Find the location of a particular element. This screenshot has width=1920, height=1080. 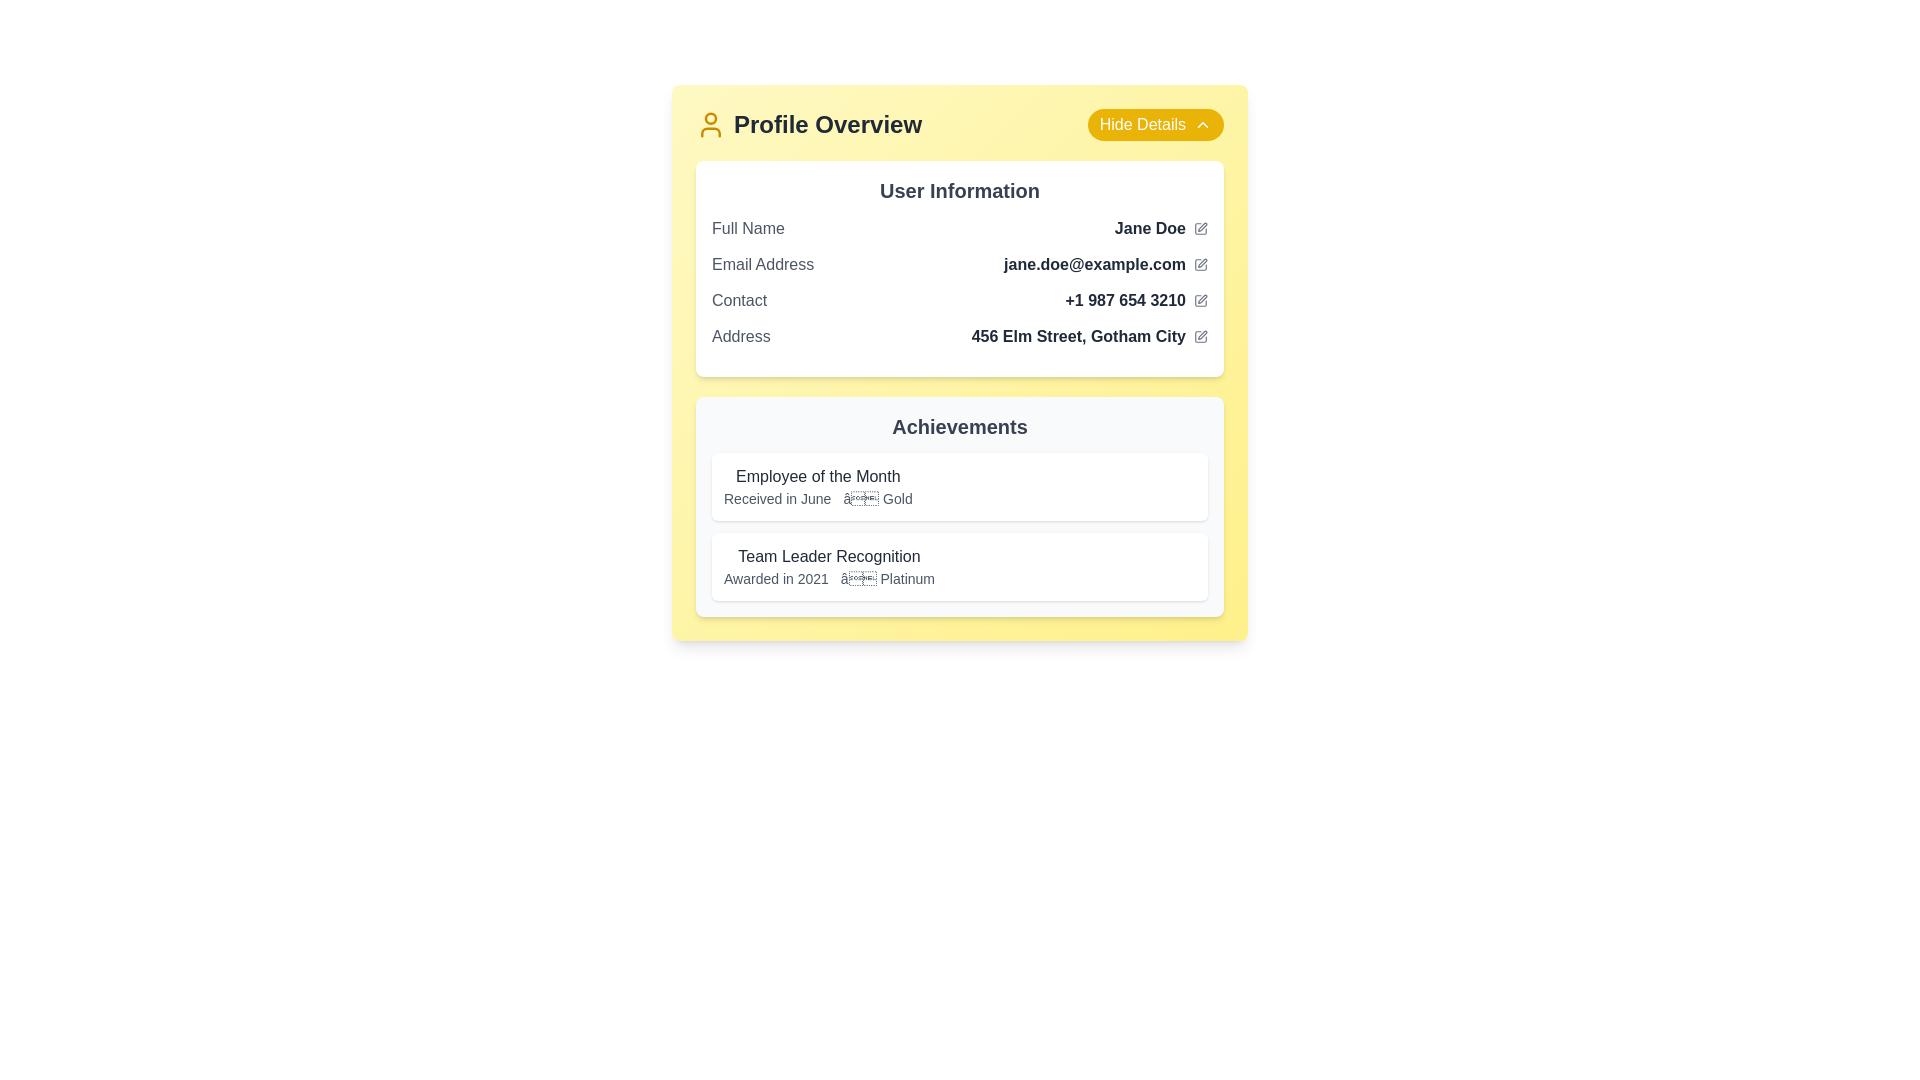

the chevron icon located at the right edge of the 'Hide Details' button in the upper-right corner of the yellow box is located at coordinates (1202, 124).